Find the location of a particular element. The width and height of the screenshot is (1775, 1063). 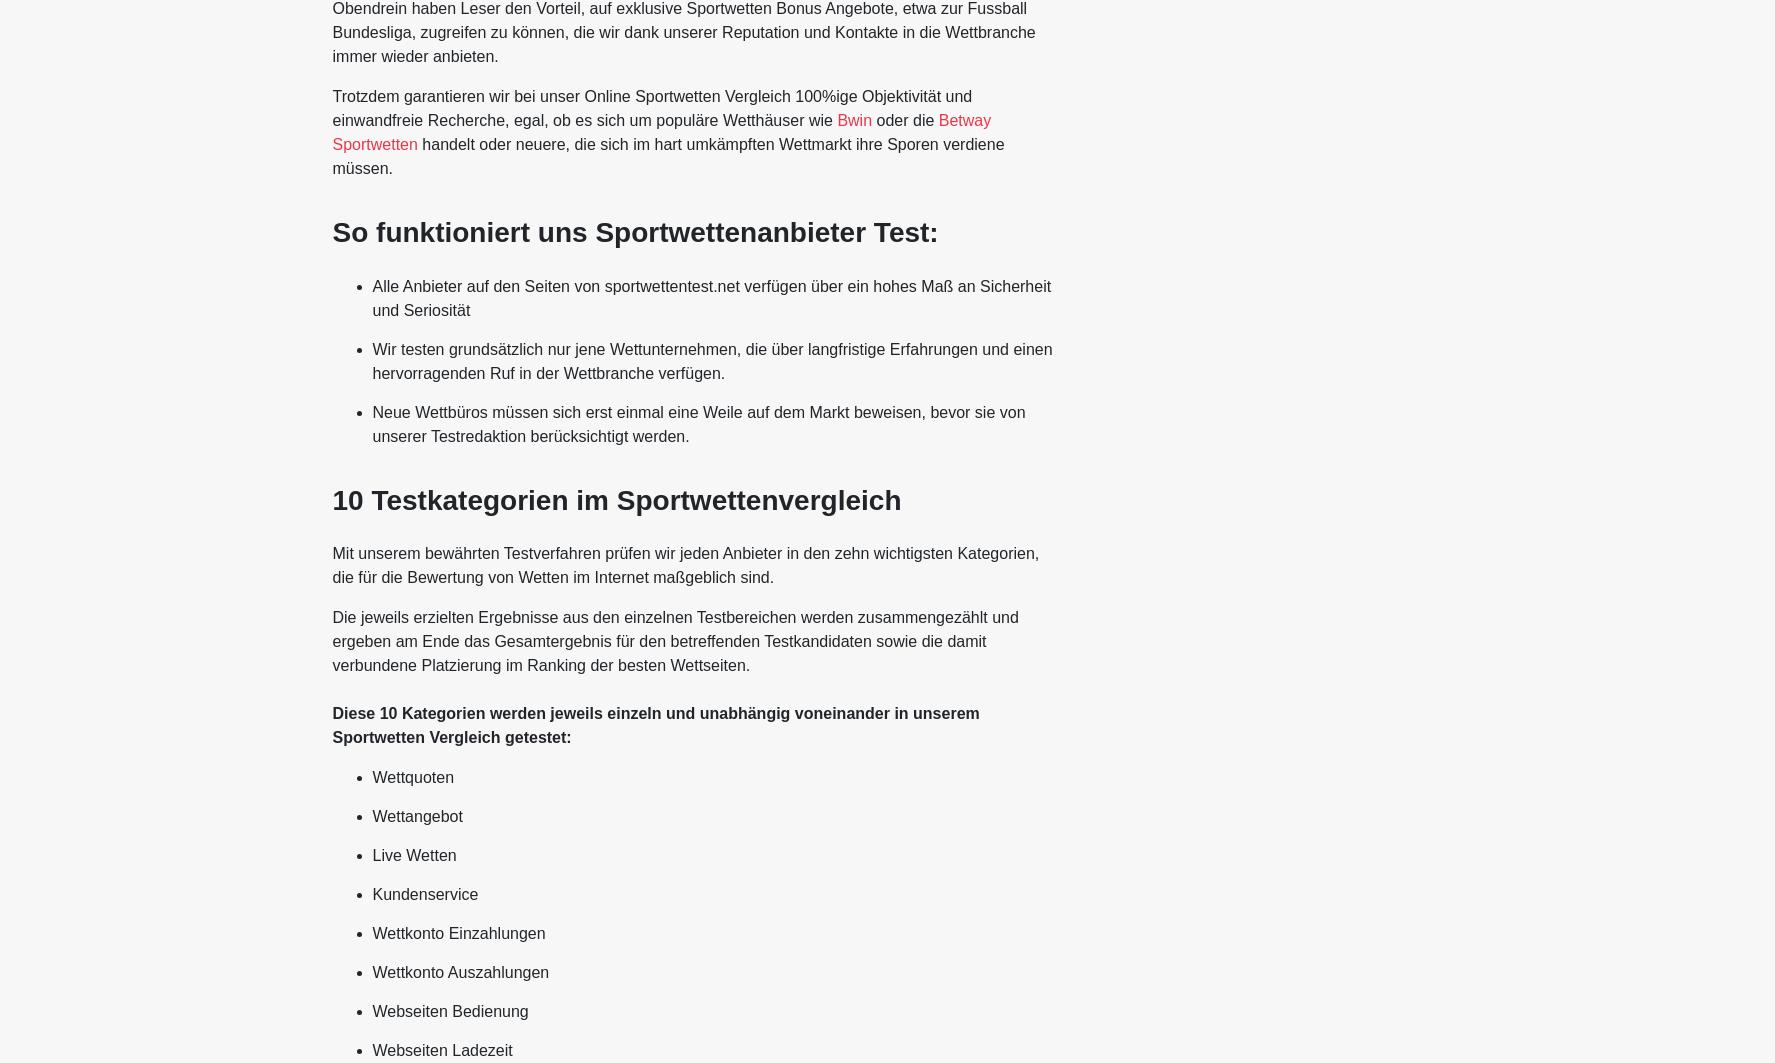

'Wettkonto Auszahlungen' is located at coordinates (460, 971).